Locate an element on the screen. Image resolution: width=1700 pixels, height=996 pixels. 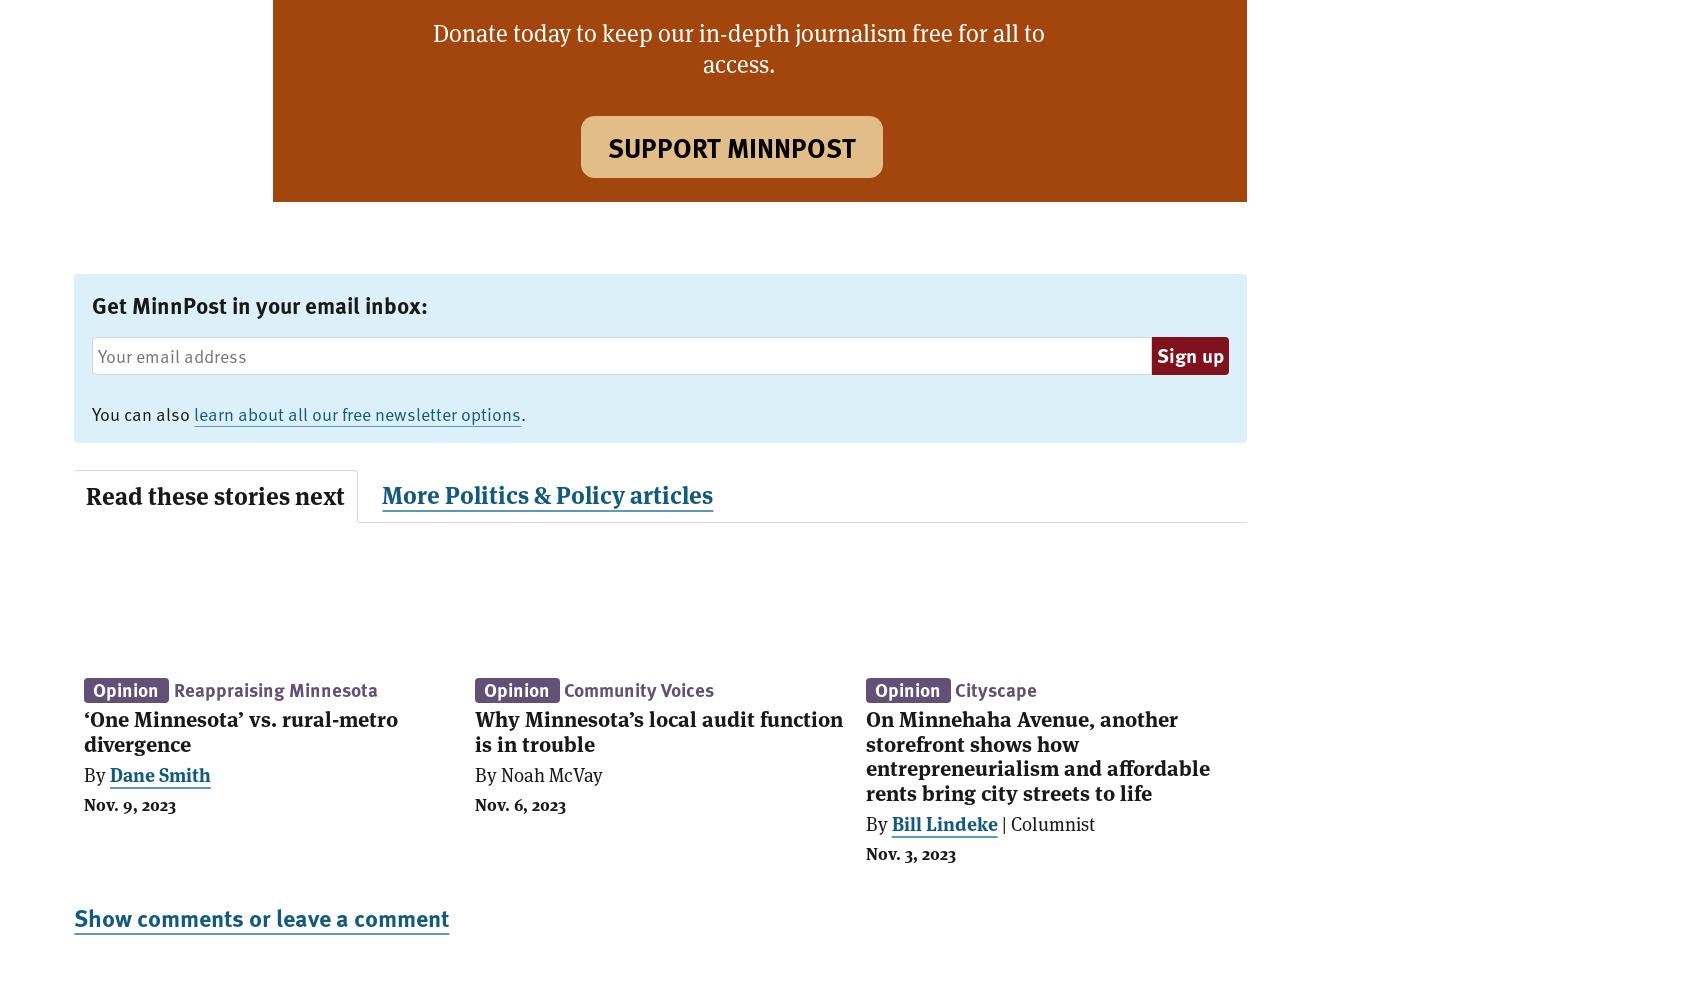
'Community Voices' is located at coordinates (639, 689).